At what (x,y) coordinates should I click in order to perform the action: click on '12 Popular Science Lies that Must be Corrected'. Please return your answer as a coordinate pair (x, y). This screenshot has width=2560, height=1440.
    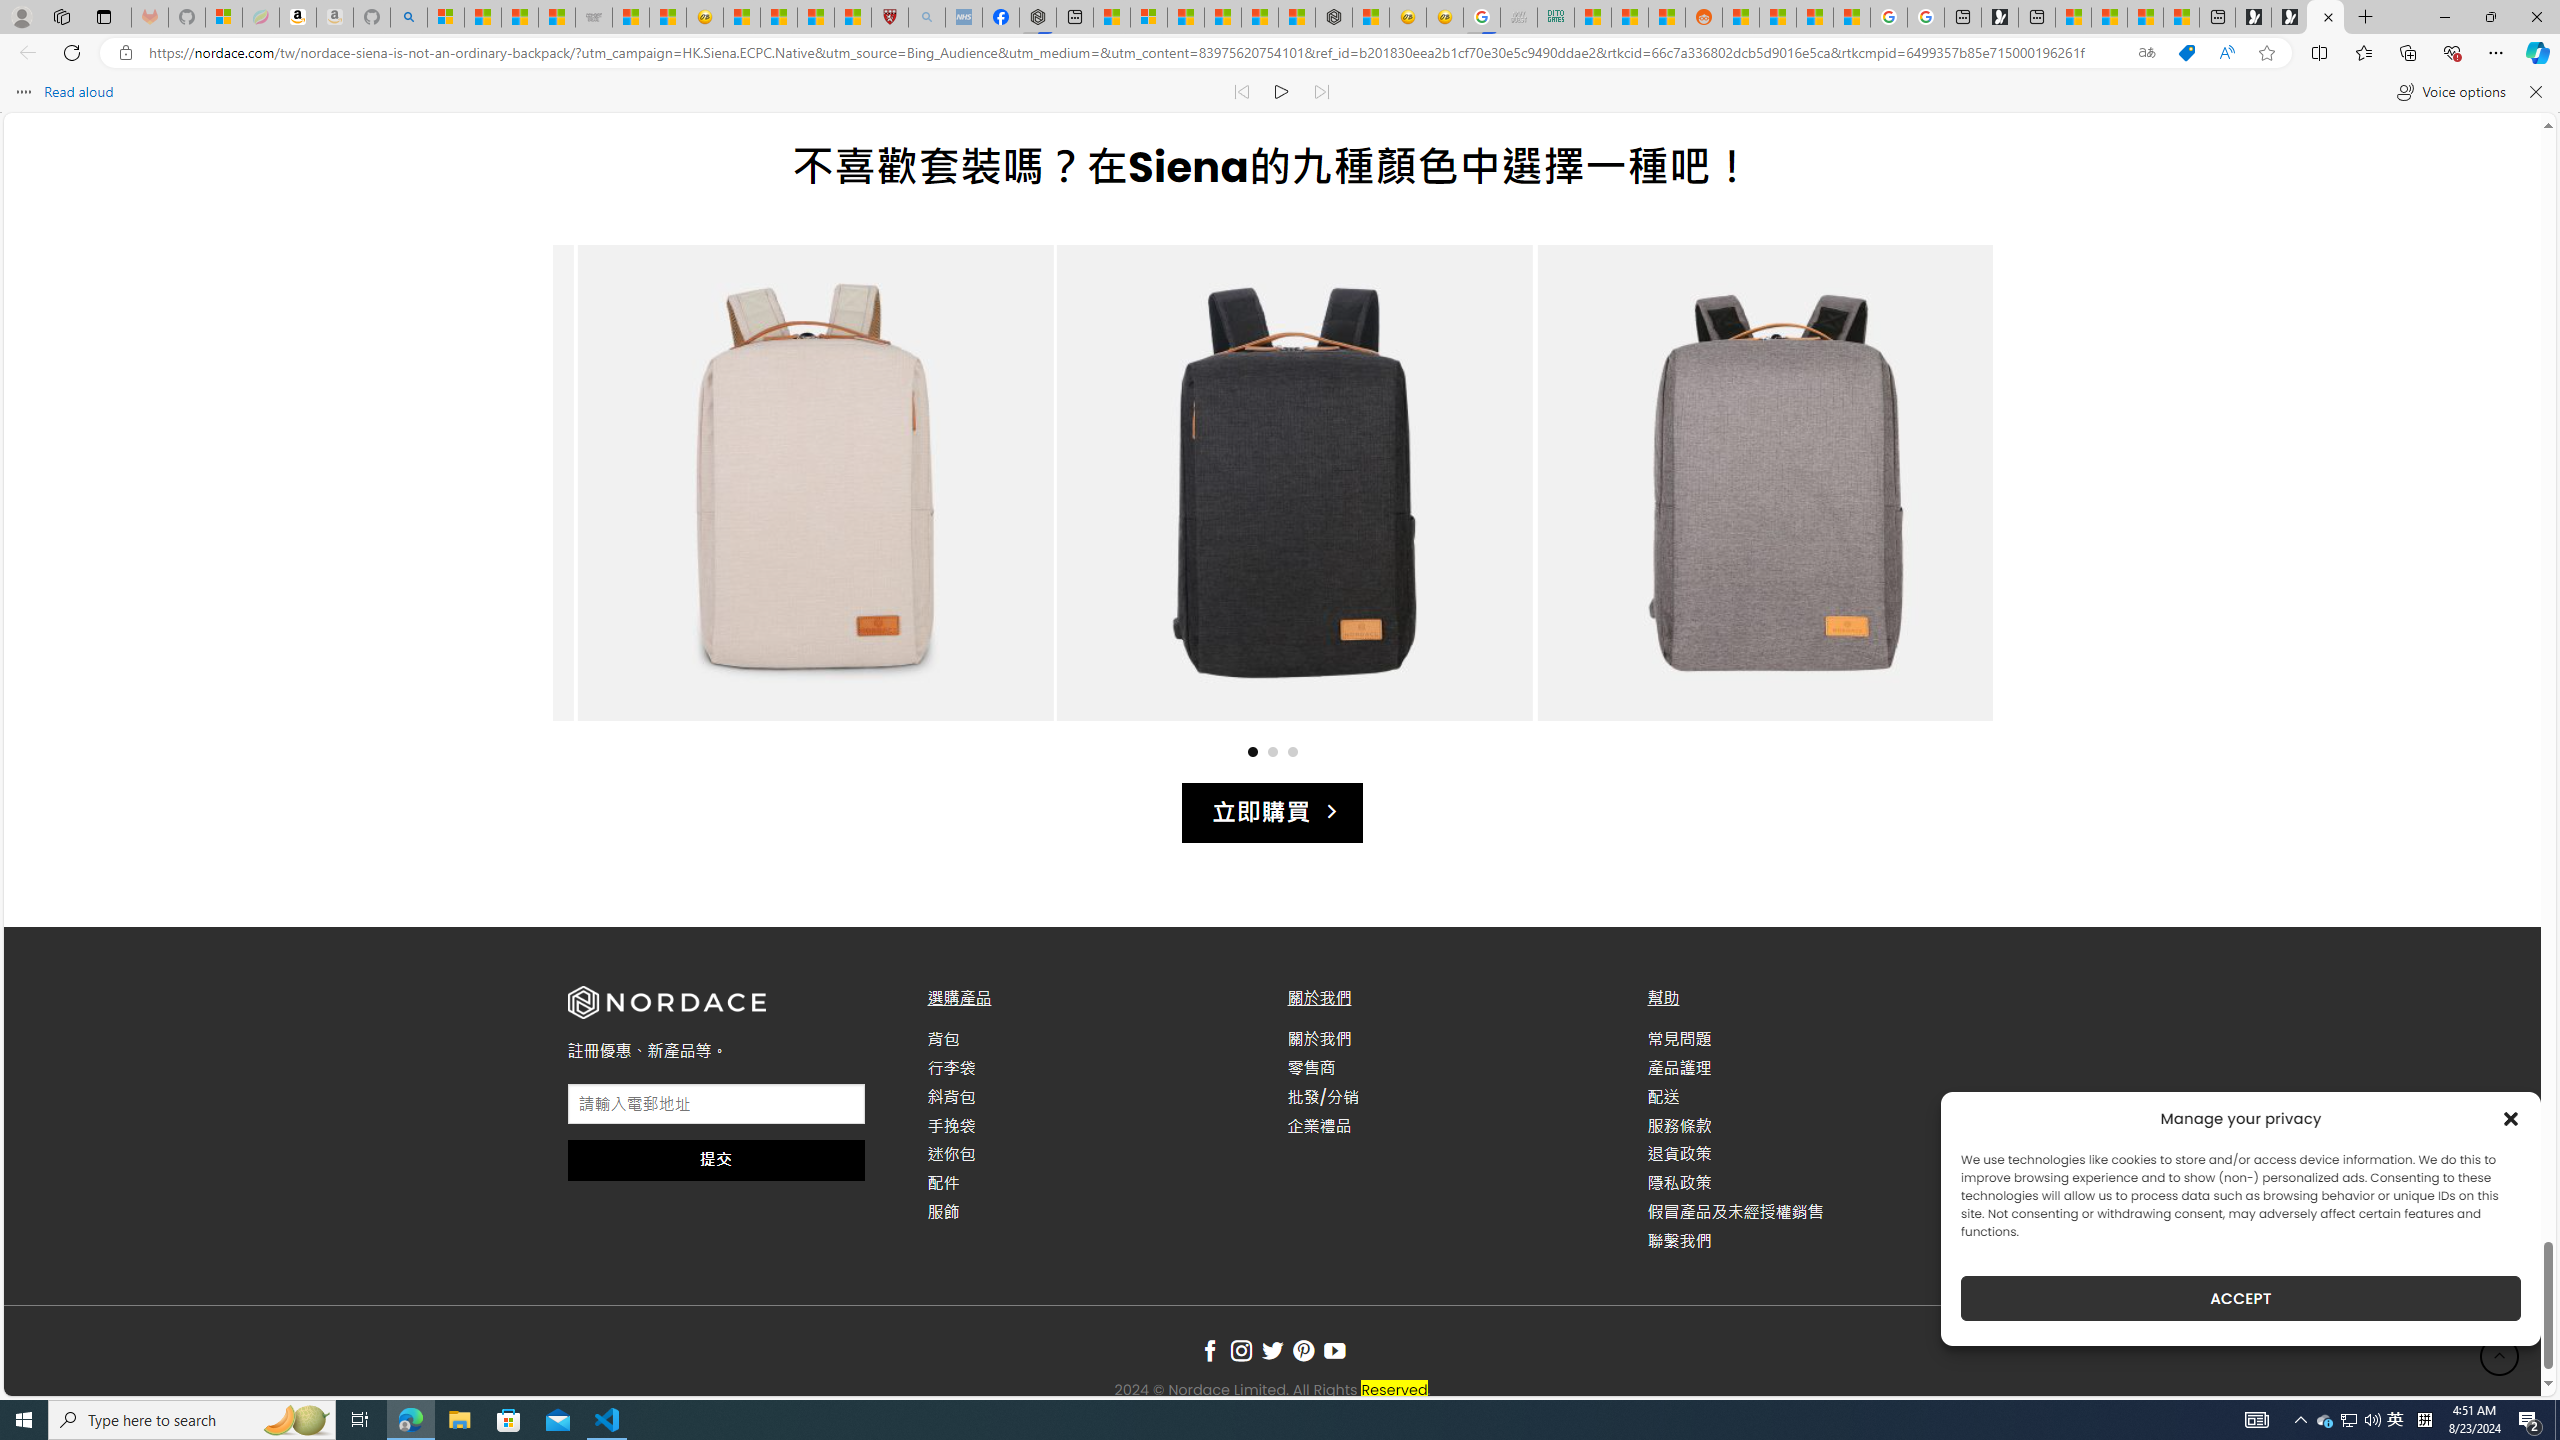
    Looking at the image, I should click on (852, 16).